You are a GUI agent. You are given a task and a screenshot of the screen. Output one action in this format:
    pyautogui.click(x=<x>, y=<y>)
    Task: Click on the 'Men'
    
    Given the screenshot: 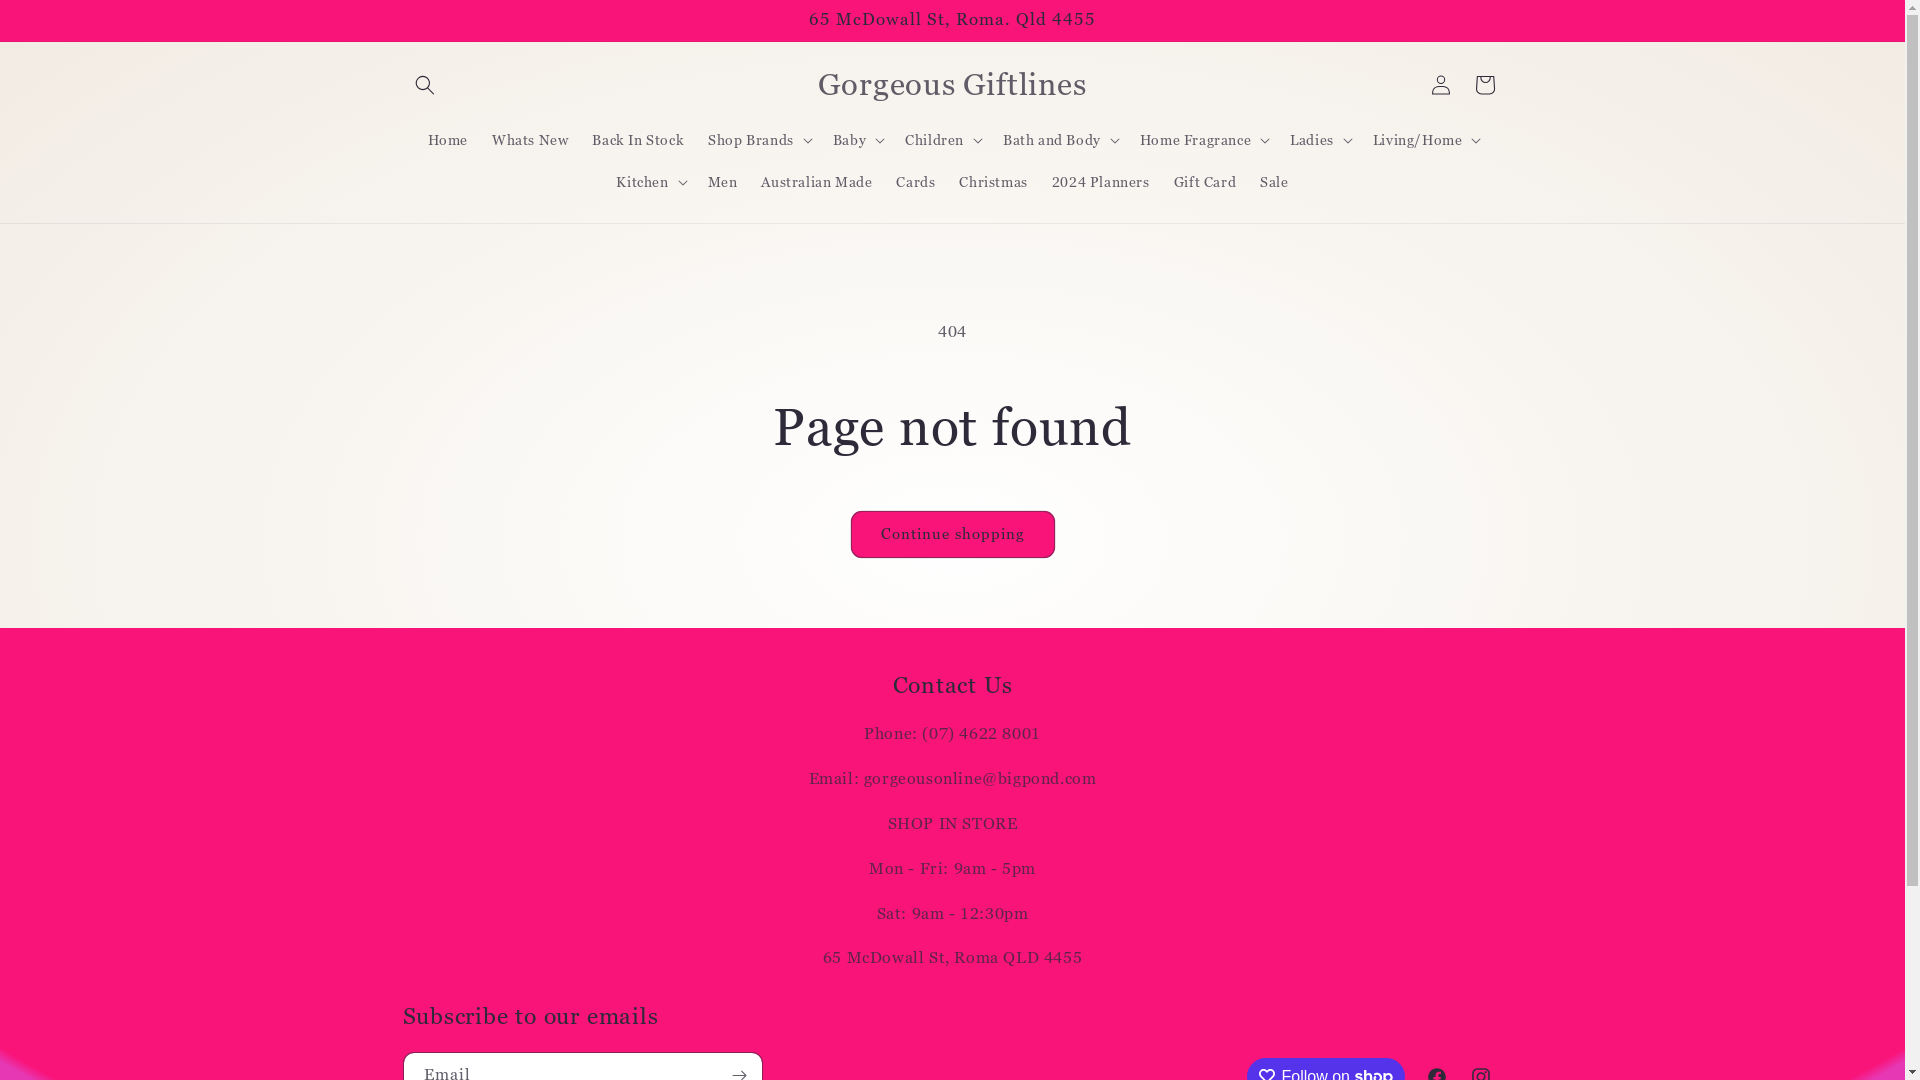 What is the action you would take?
    pyautogui.click(x=696, y=181)
    